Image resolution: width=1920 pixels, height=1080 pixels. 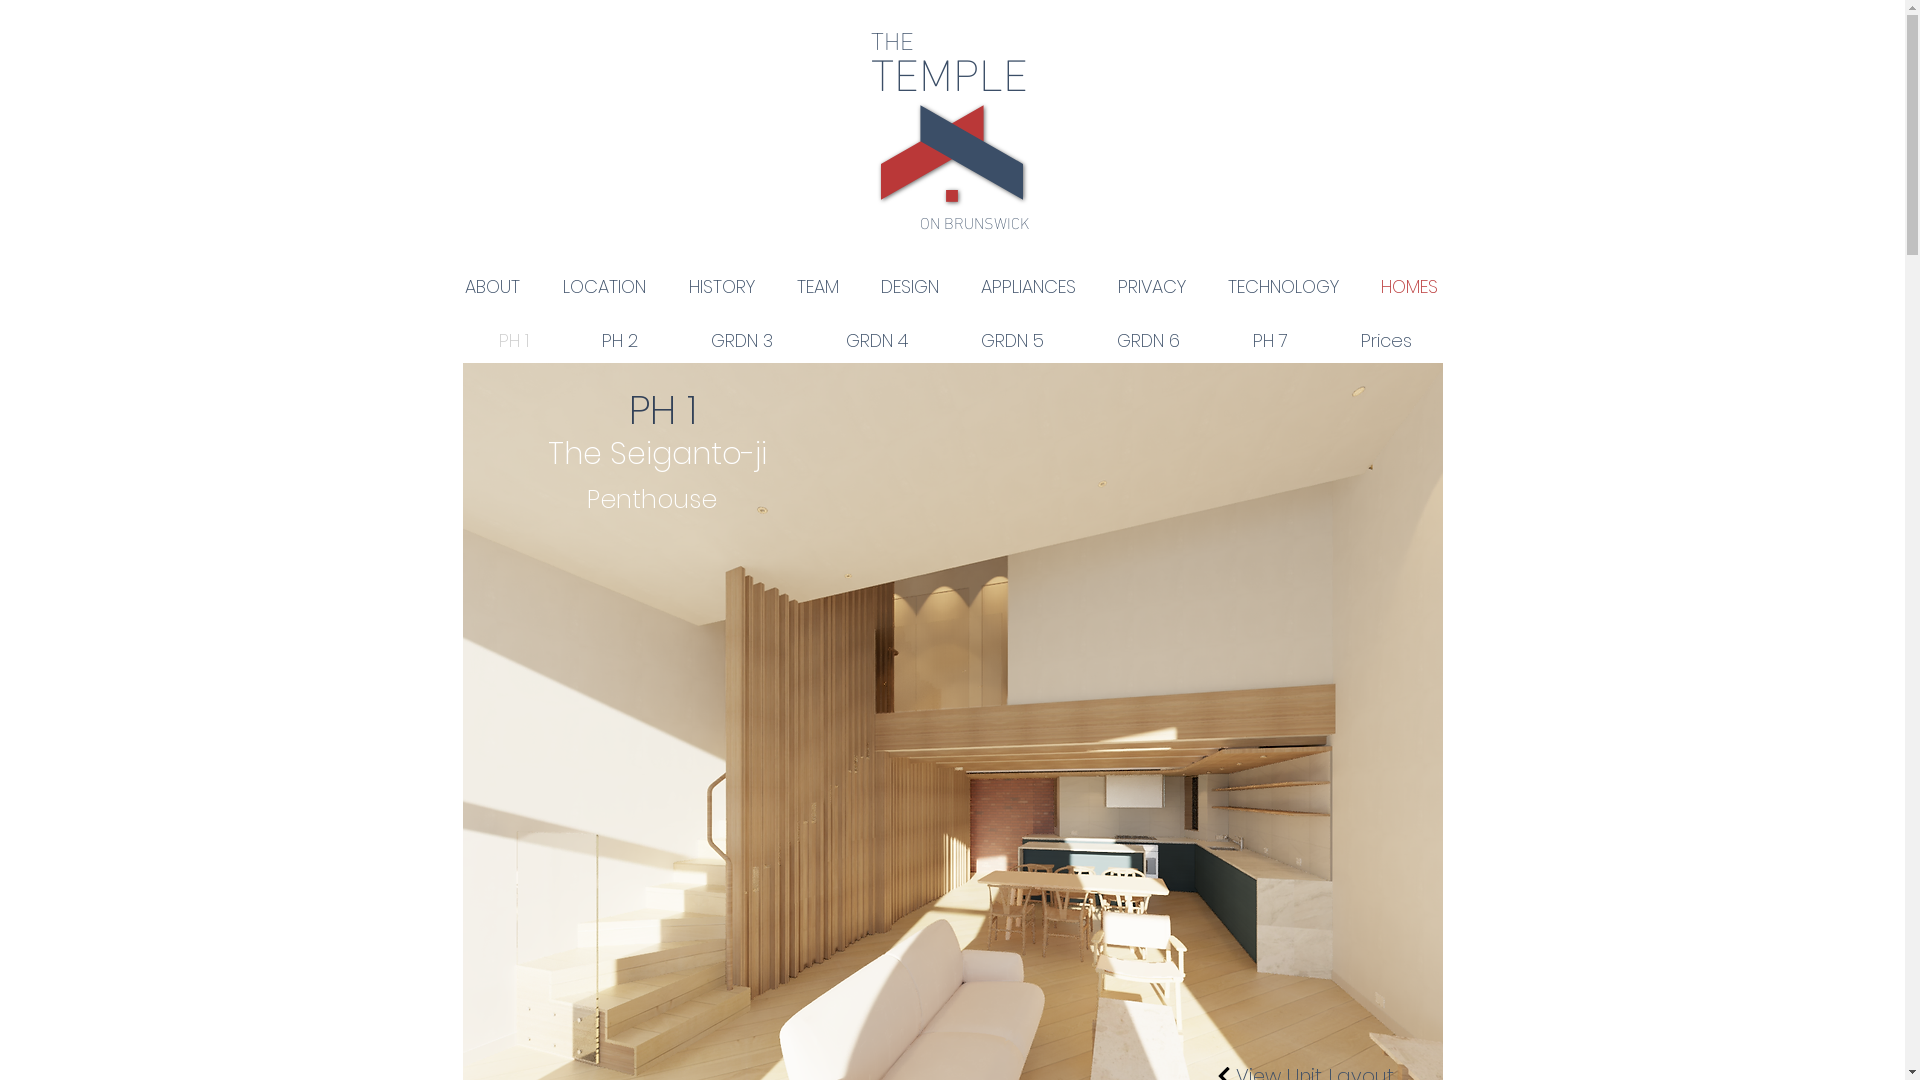 I want to click on 'HISTORY', so click(x=720, y=286).